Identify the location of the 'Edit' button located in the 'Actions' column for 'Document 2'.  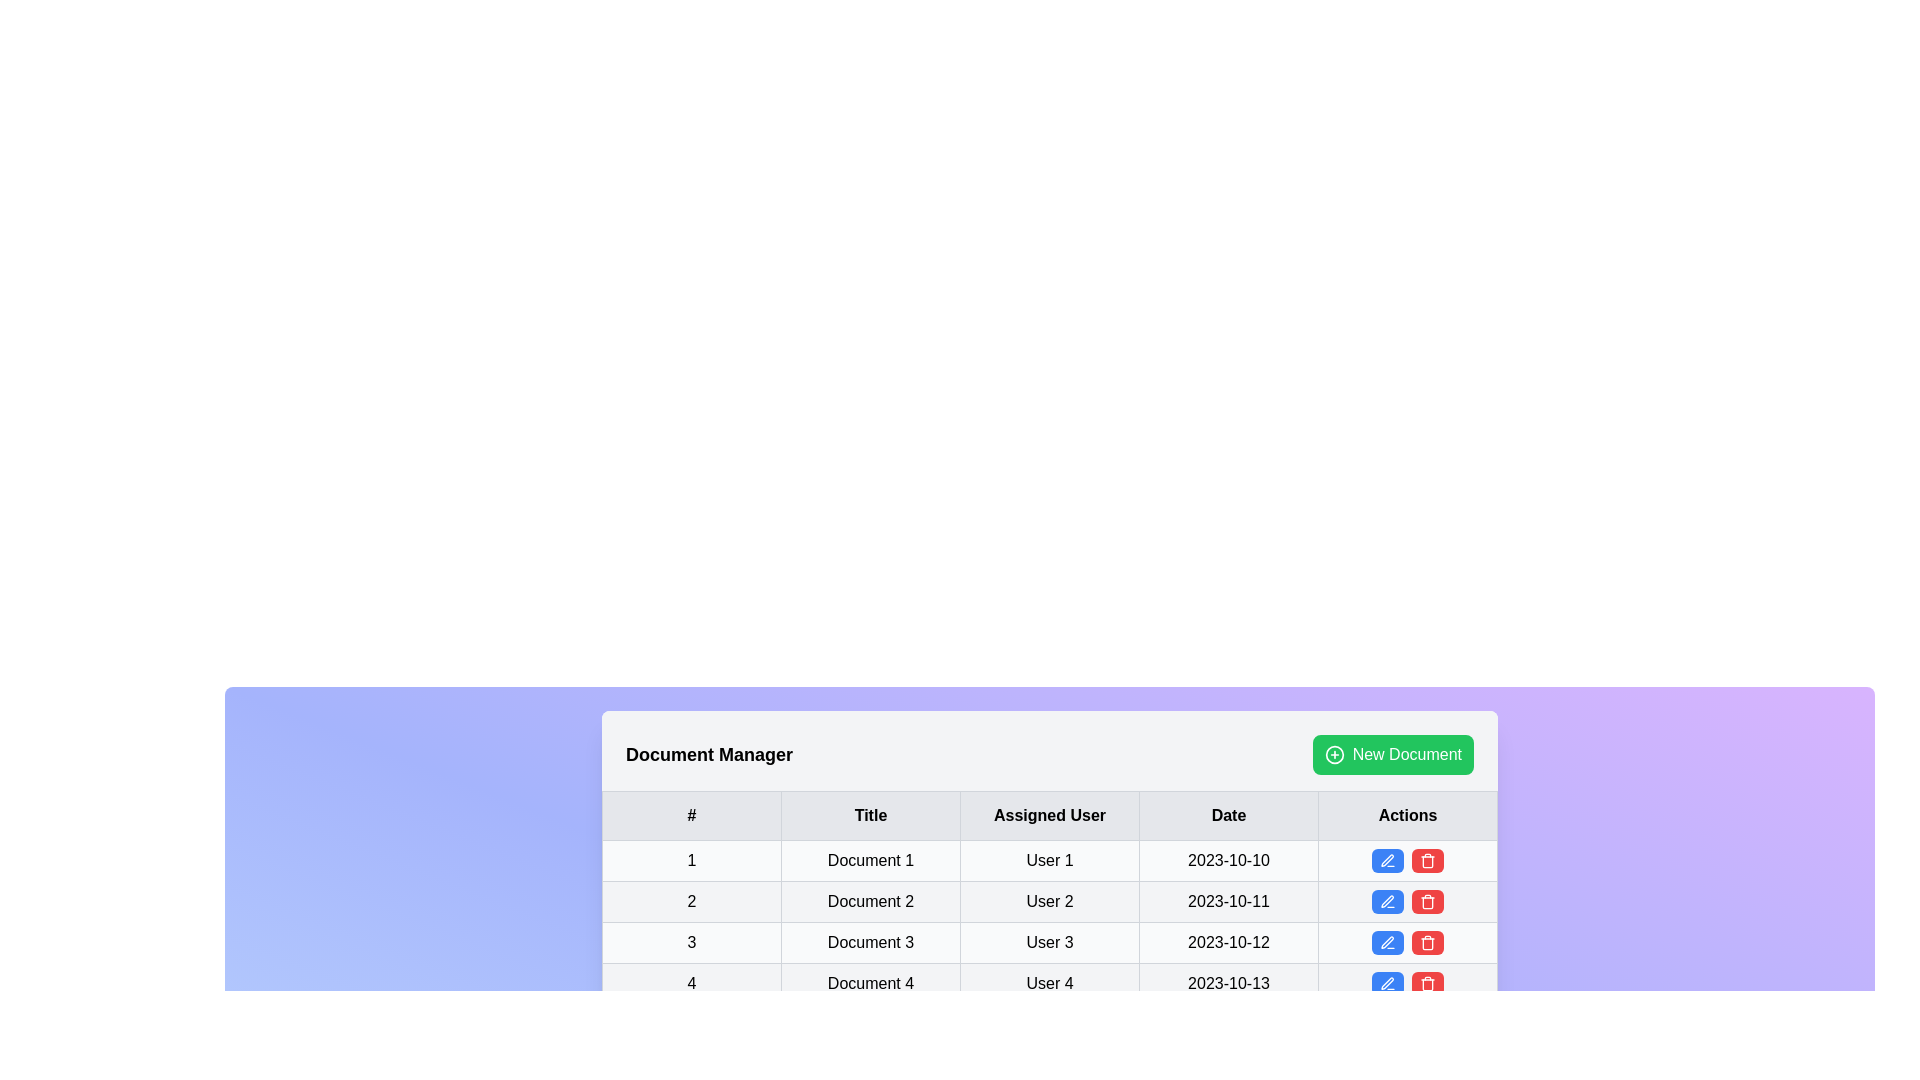
(1386, 902).